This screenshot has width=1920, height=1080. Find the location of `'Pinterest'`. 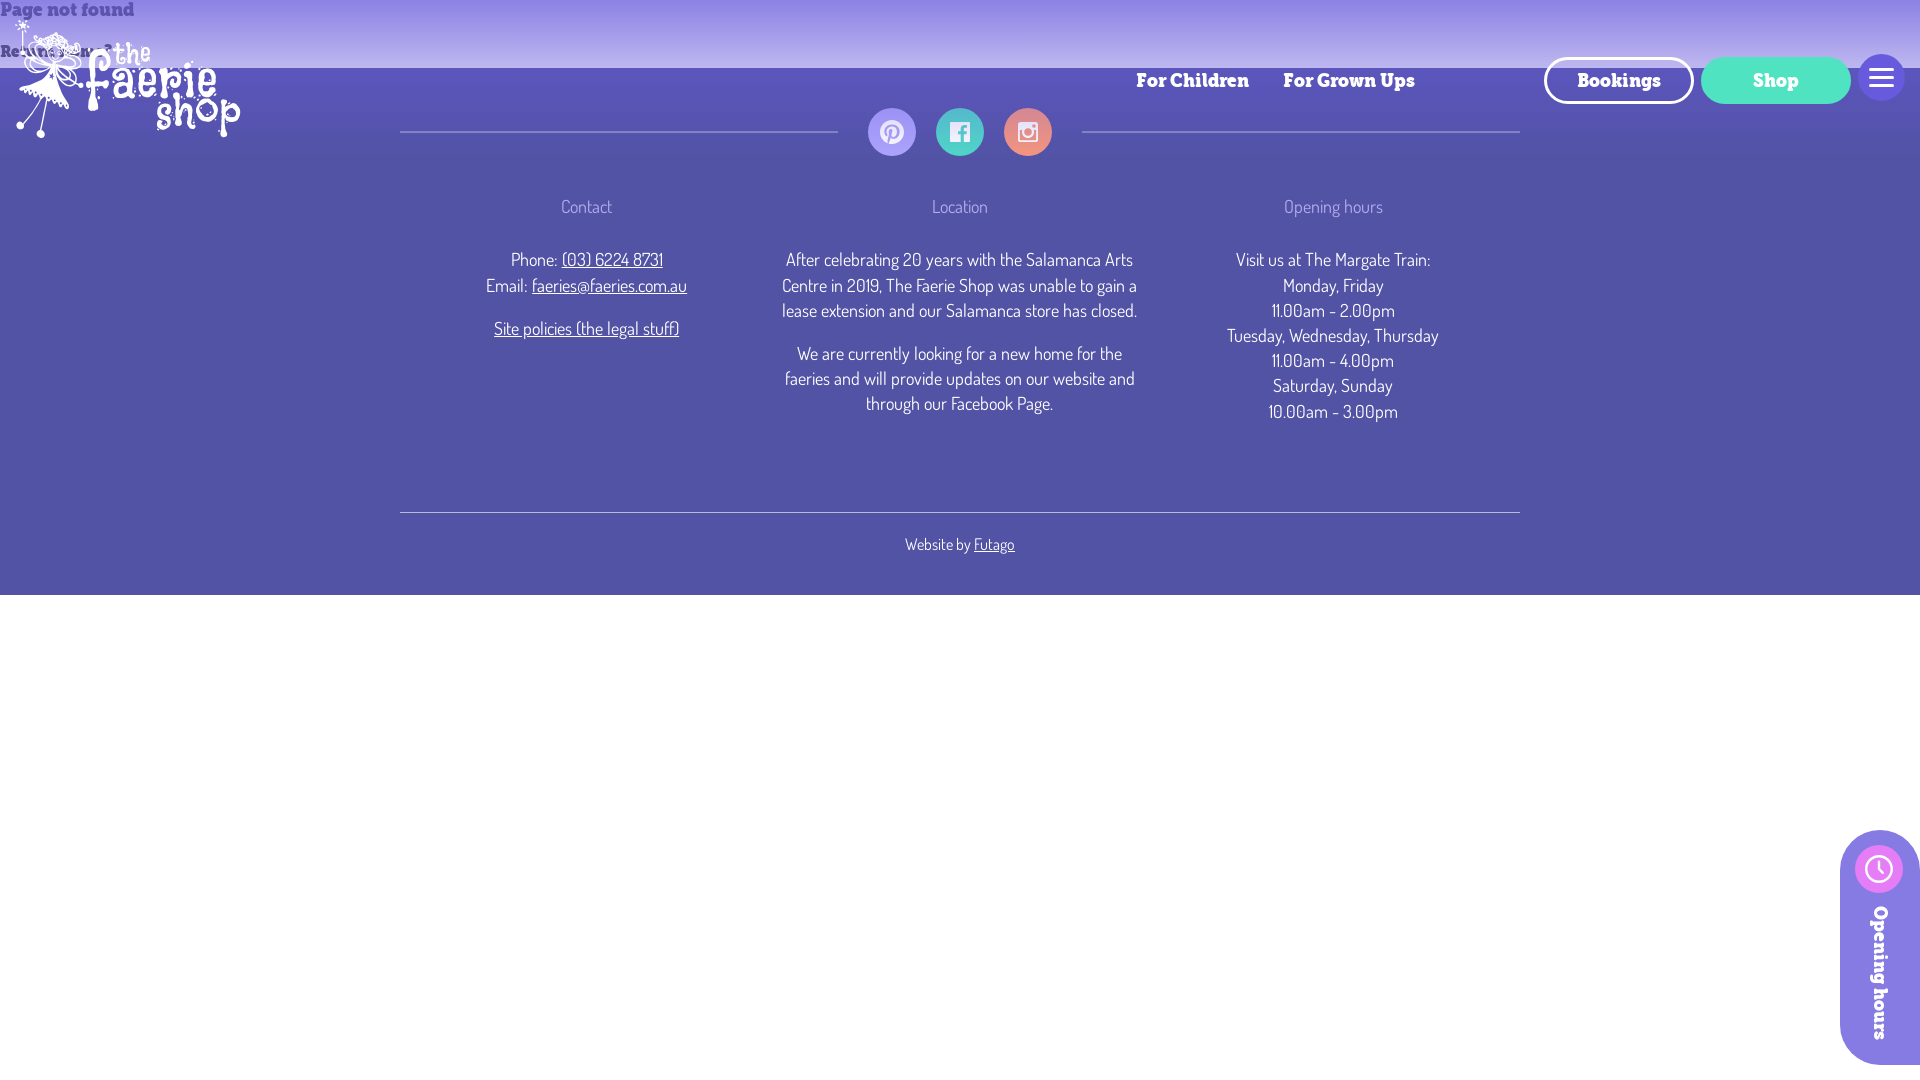

'Pinterest' is located at coordinates (891, 145).